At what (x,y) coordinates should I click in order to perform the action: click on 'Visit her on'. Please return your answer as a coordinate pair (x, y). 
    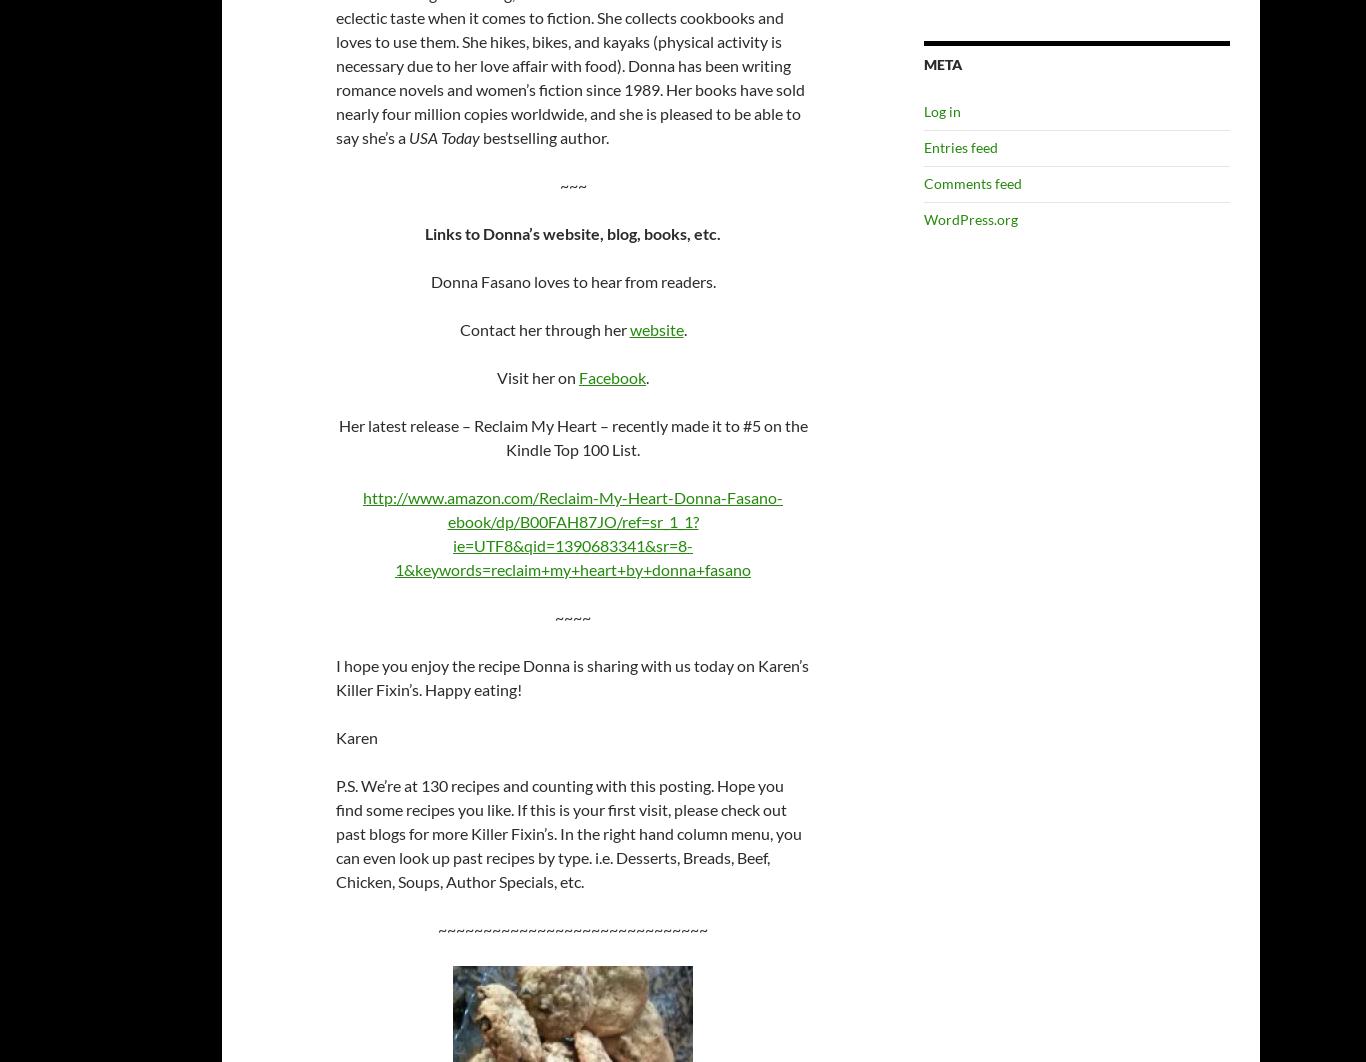
    Looking at the image, I should click on (538, 376).